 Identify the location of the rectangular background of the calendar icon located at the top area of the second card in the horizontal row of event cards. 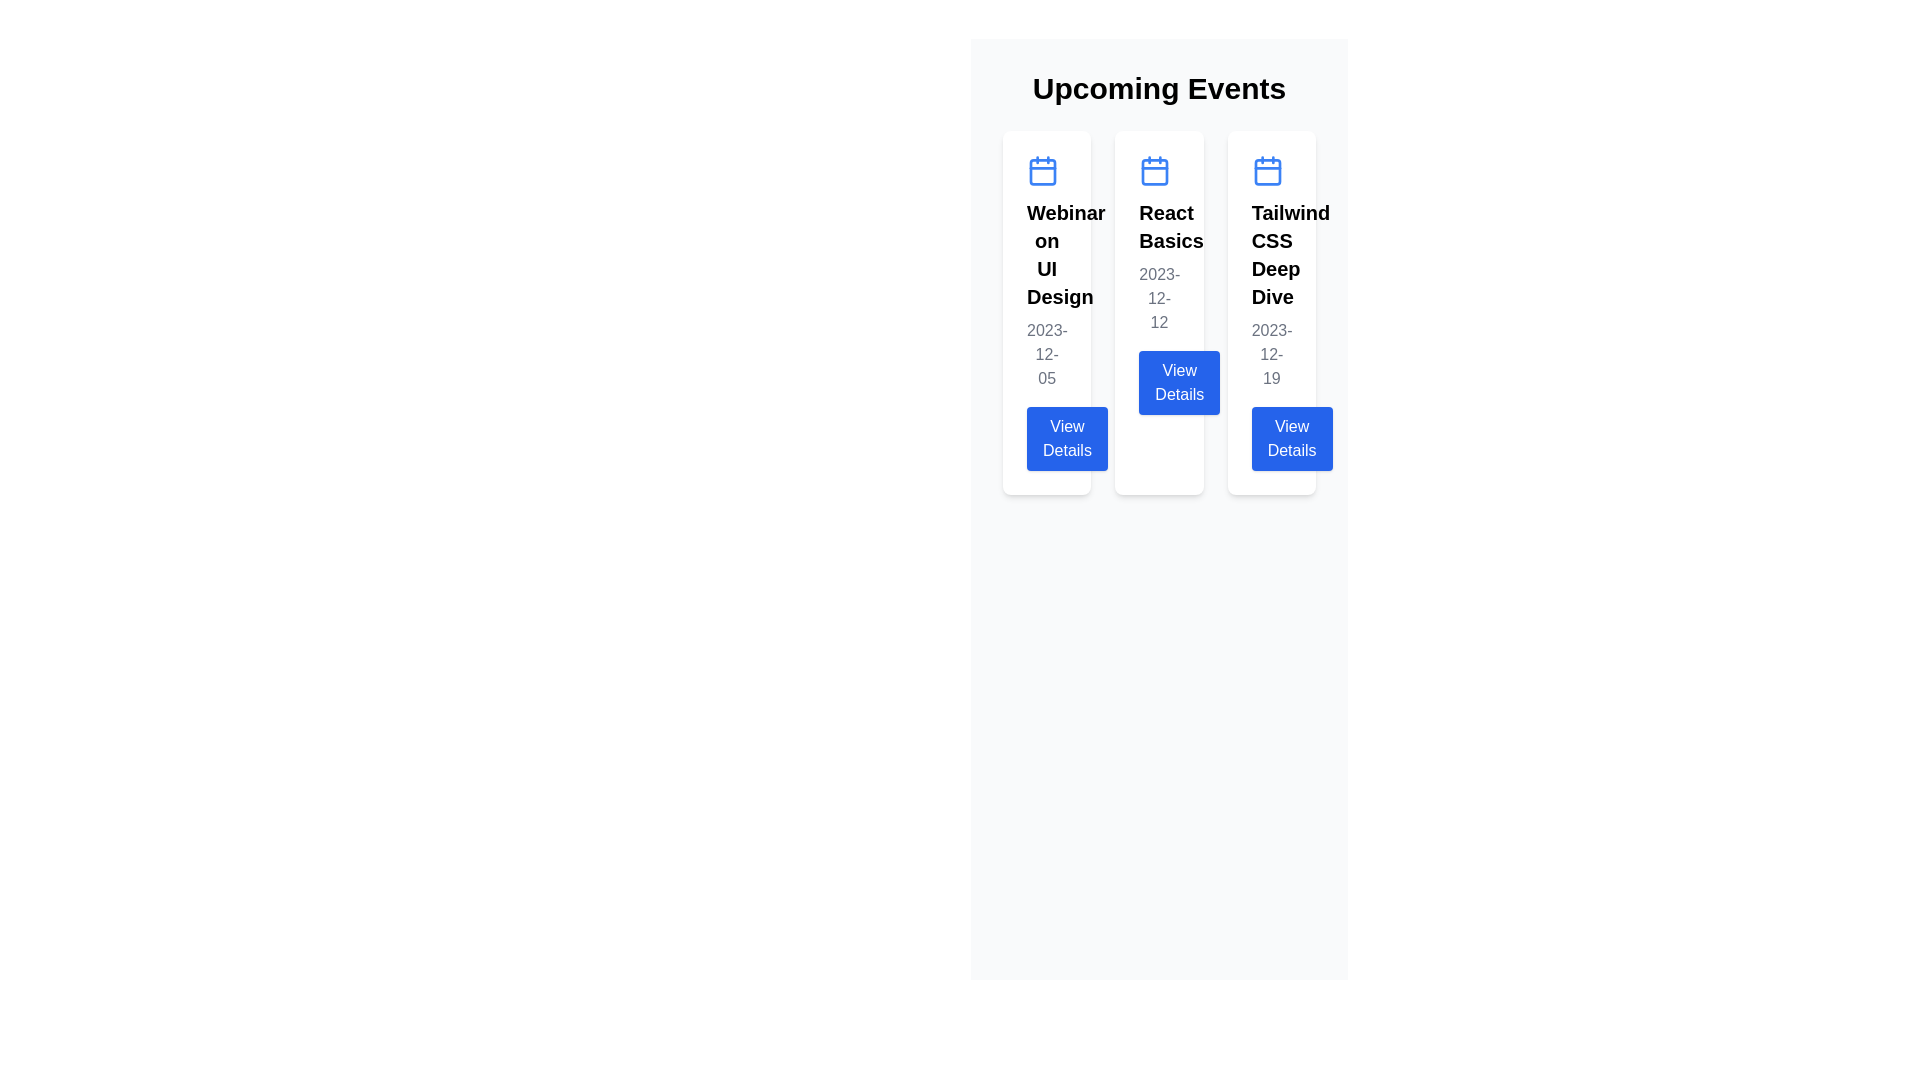
(1155, 171).